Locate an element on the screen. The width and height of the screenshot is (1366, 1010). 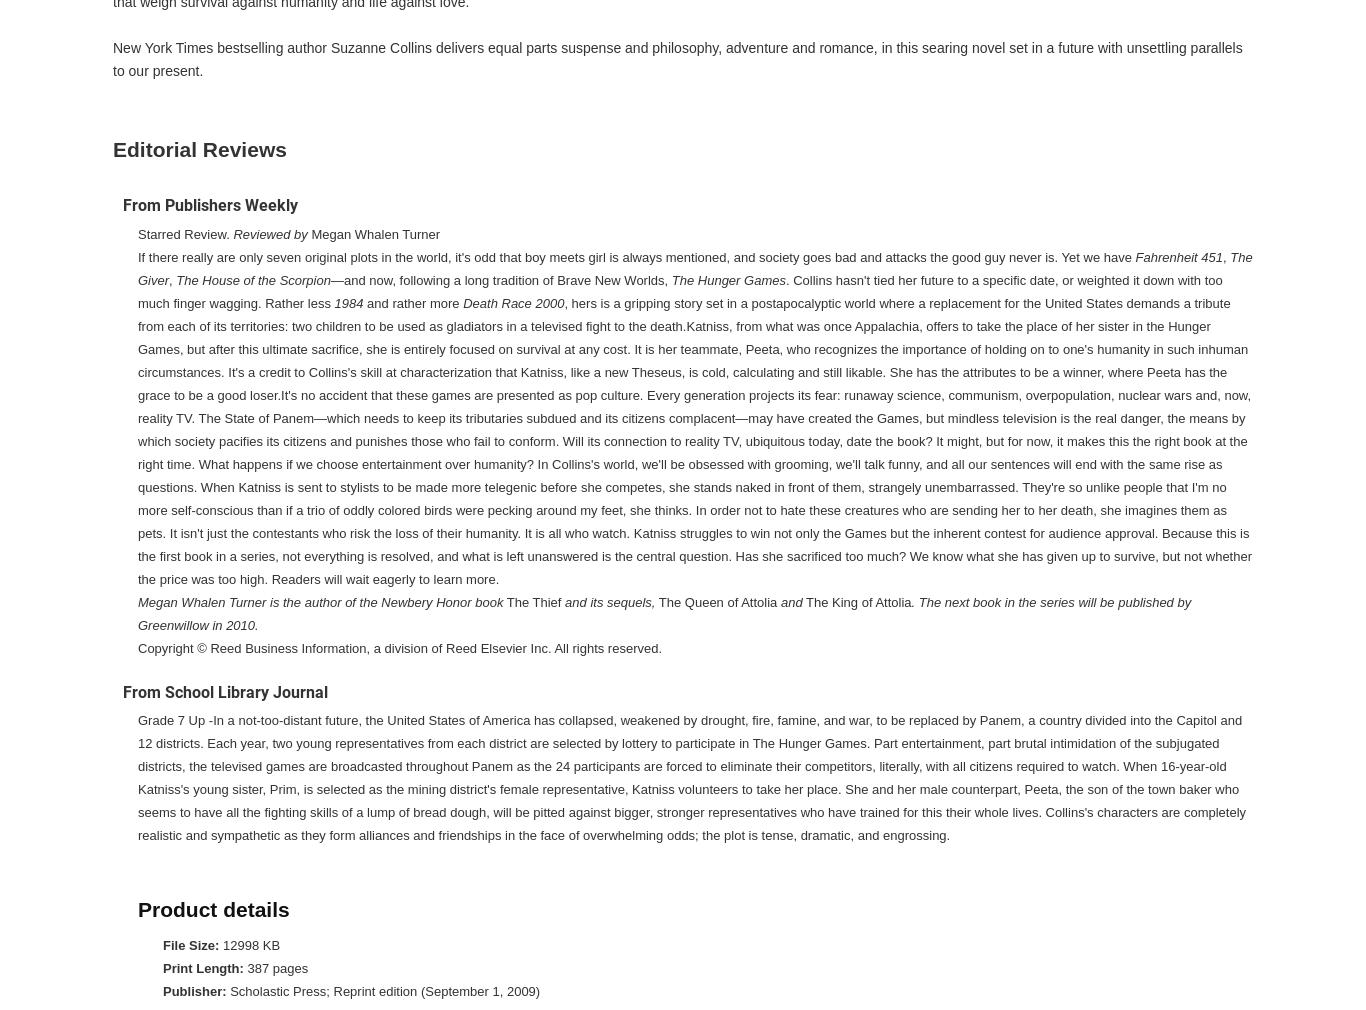
'Reviewed by' is located at coordinates (270, 232).